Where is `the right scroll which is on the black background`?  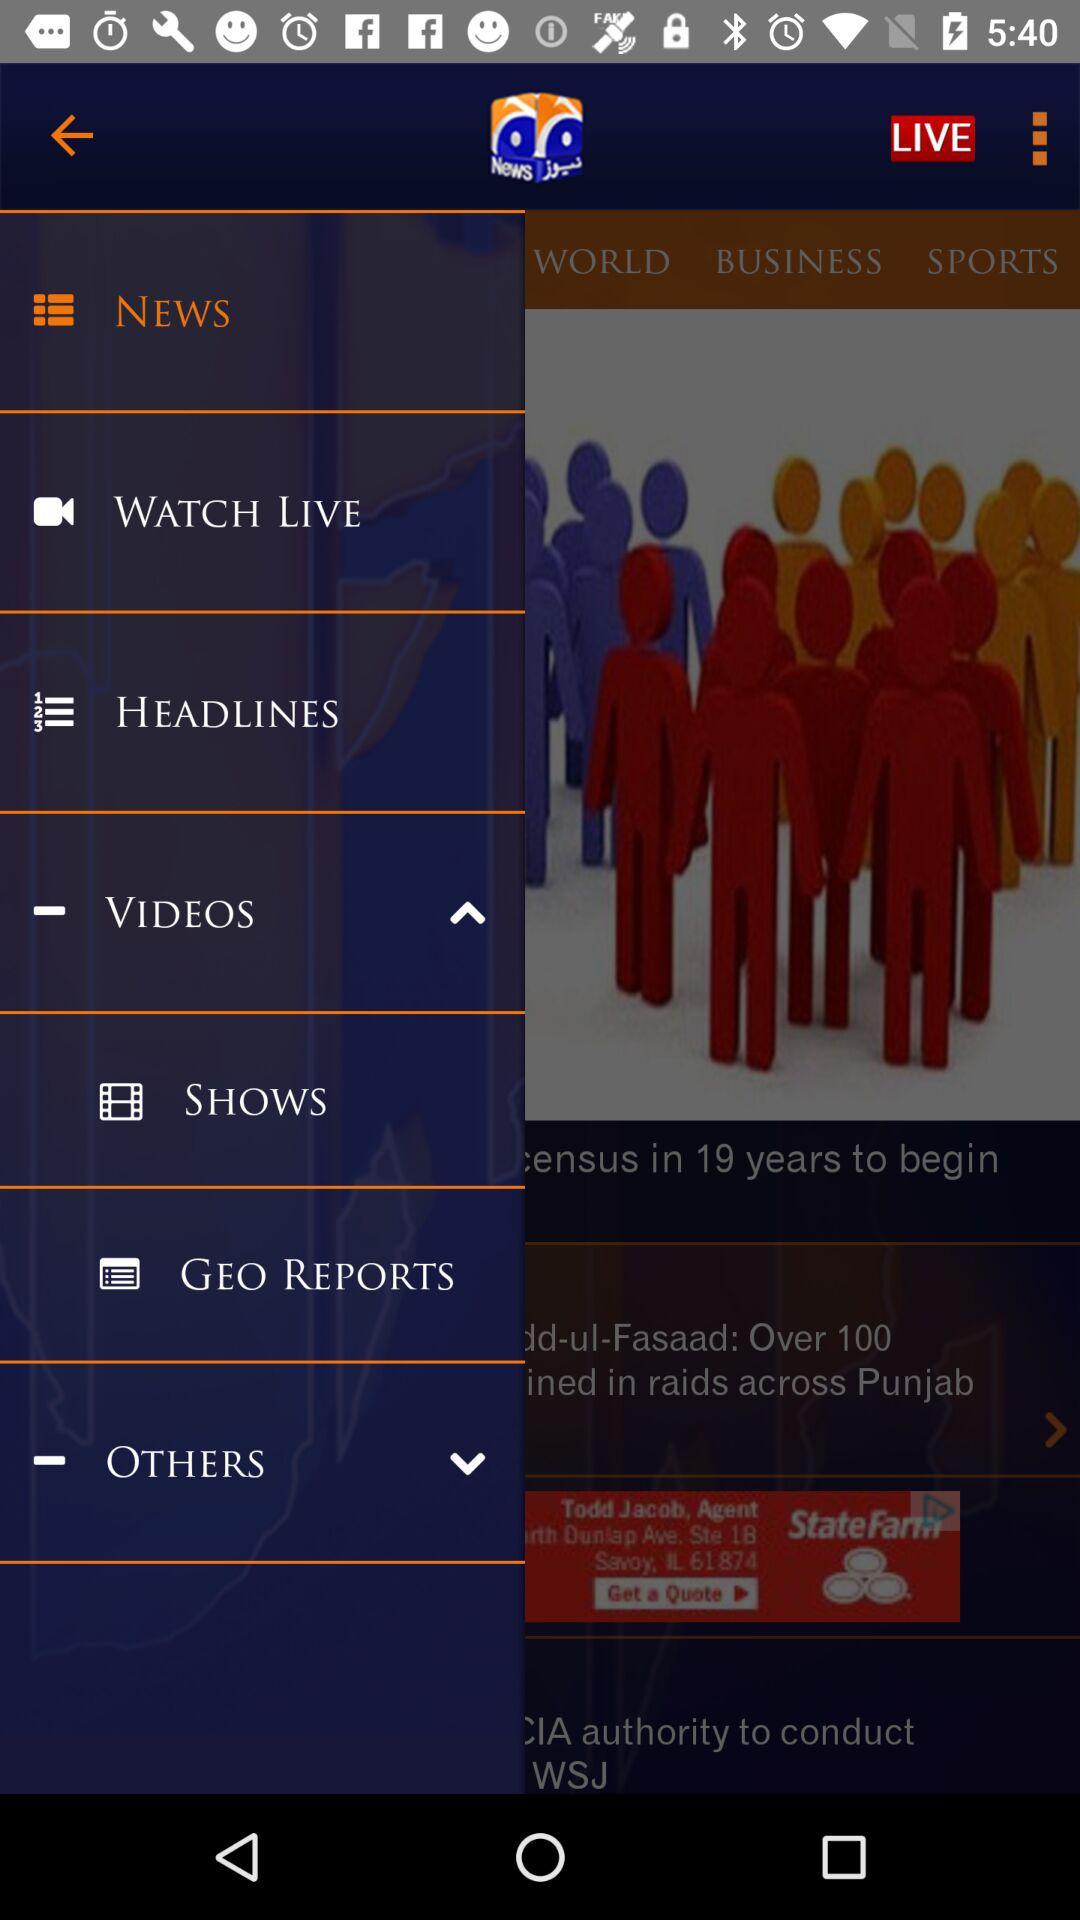 the right scroll which is on the black background is located at coordinates (1055, 1429).